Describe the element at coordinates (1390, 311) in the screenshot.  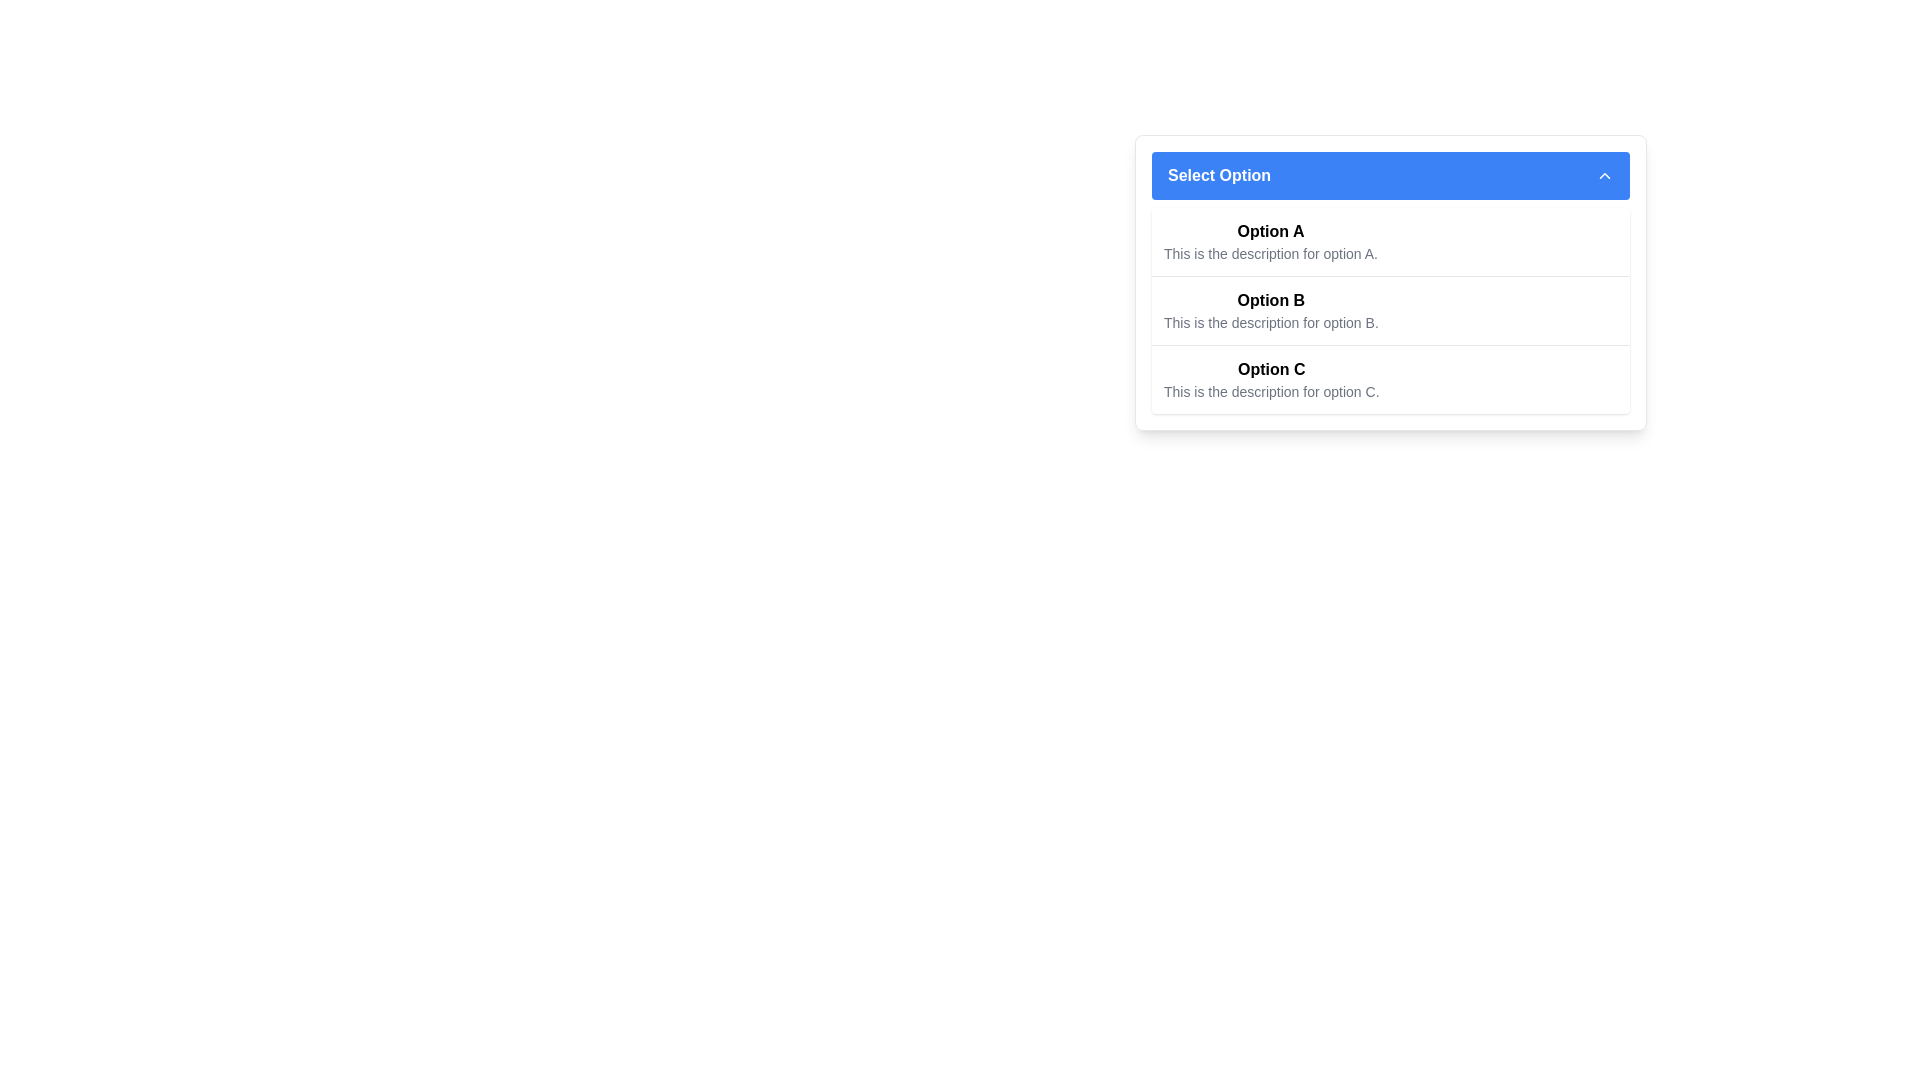
I see `the dropdown option labeled 'Option B'` at that location.